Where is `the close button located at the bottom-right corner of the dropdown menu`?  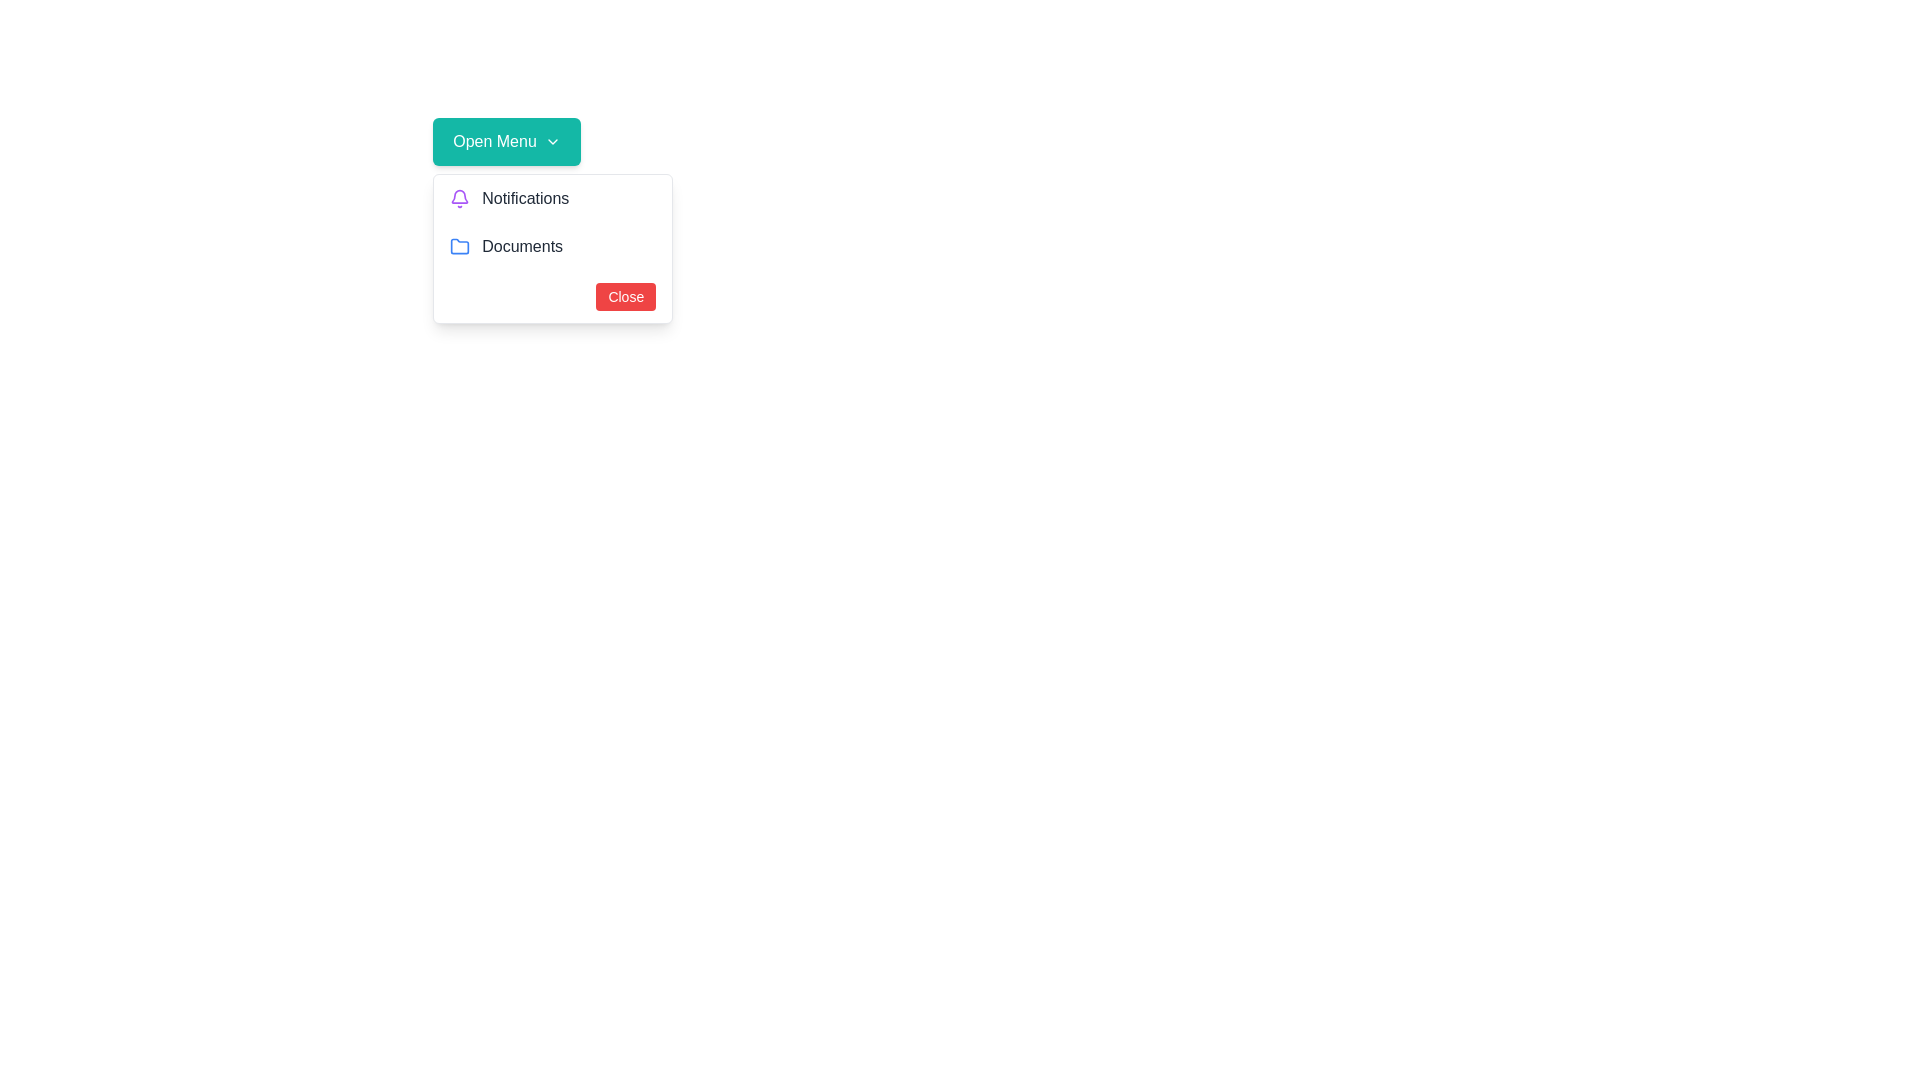
the close button located at the bottom-right corner of the dropdown menu is located at coordinates (625, 297).